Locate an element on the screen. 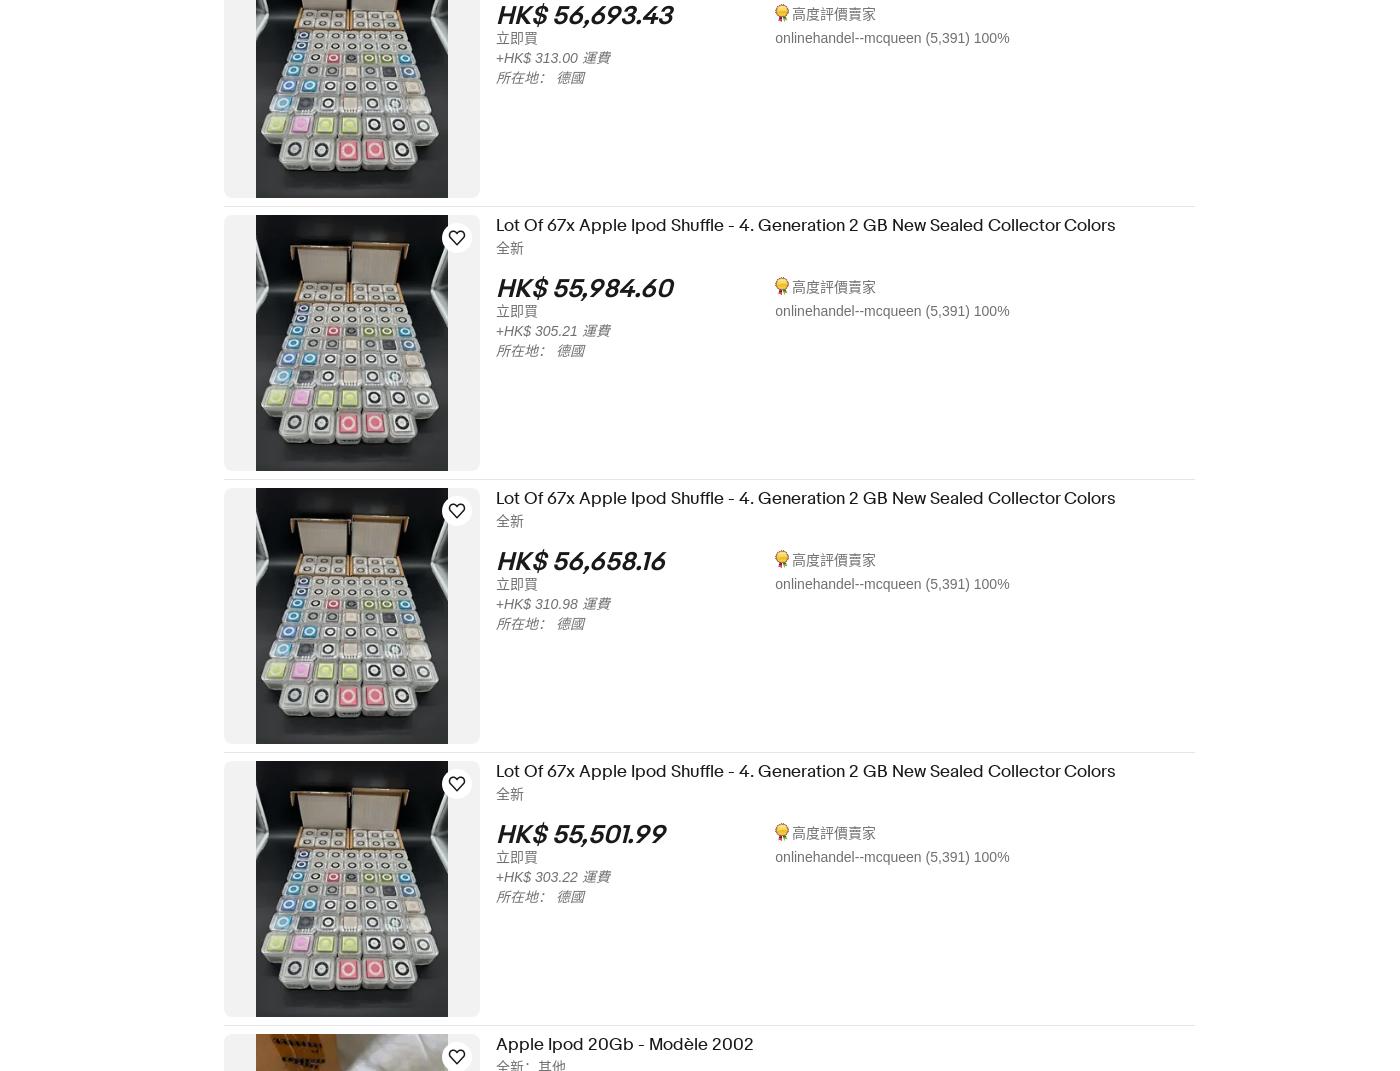  '+HK$ 310.98 運費' is located at coordinates (566, 604).